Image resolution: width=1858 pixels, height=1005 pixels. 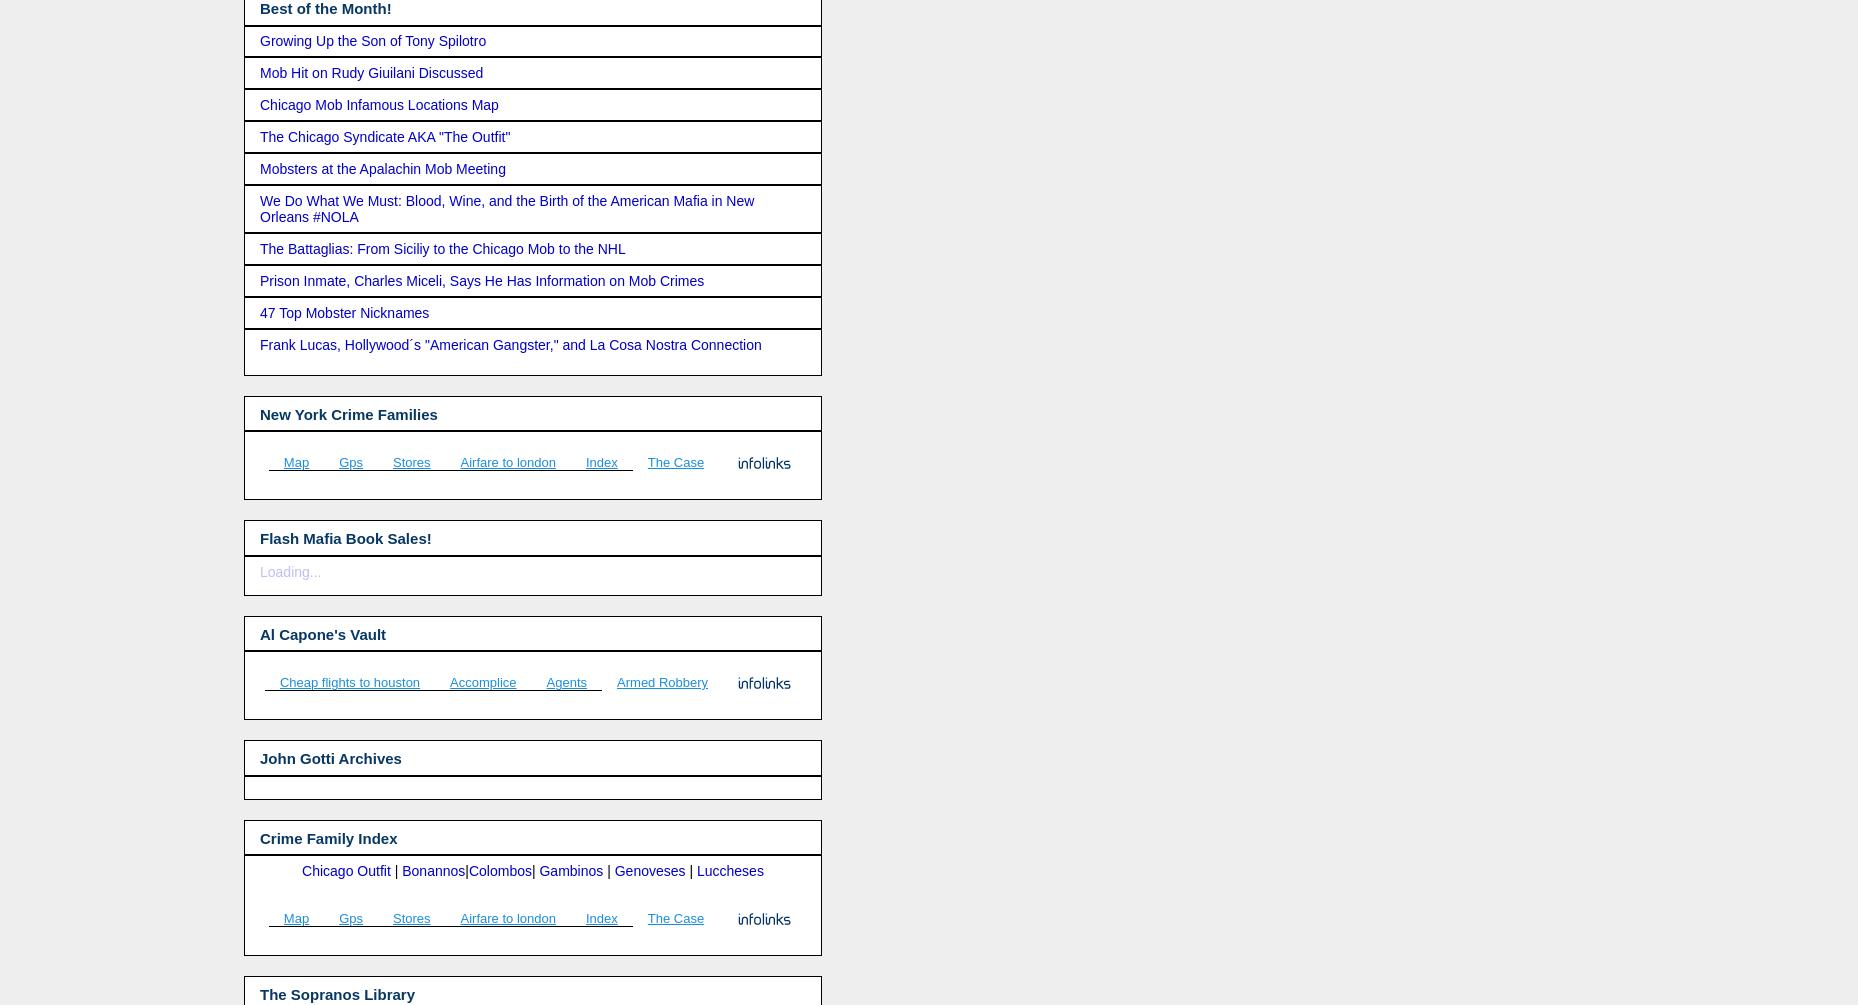 I want to click on 'Best of the Month!', so click(x=258, y=8).